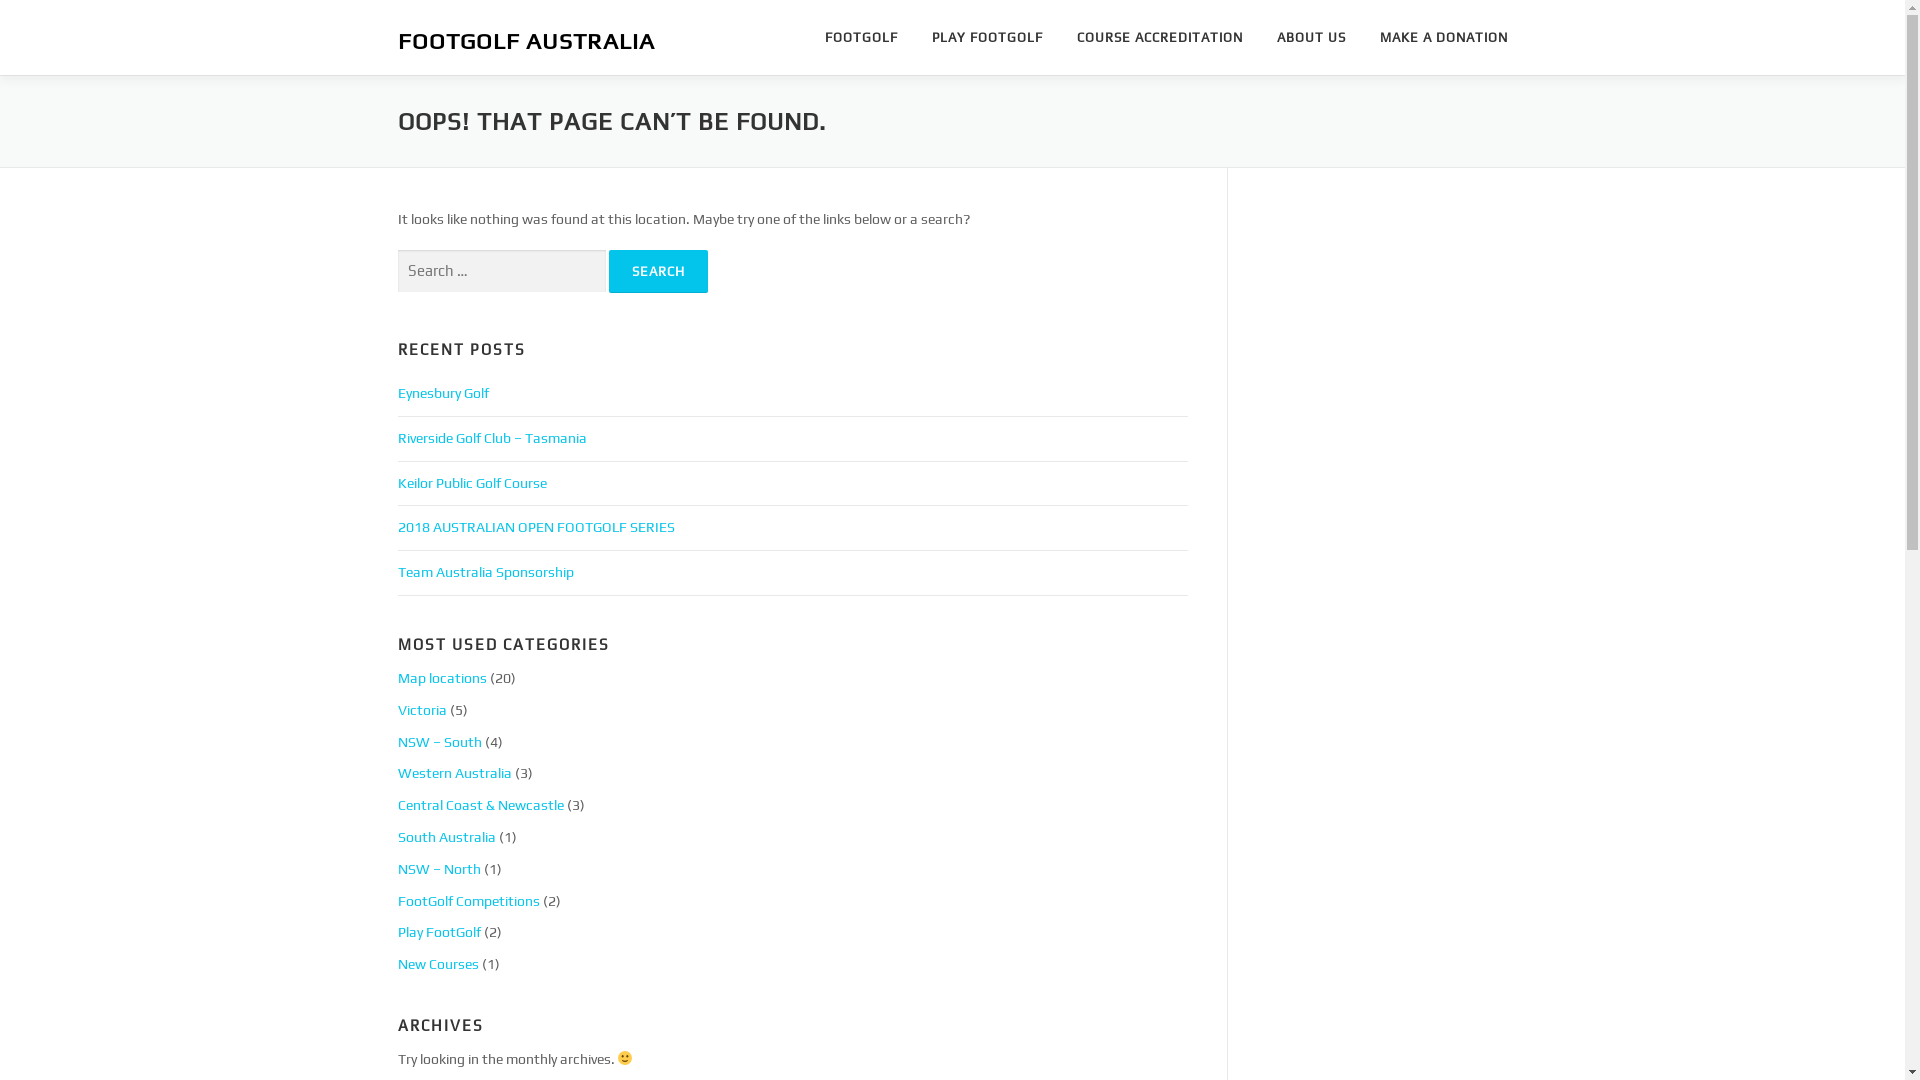 Image resolution: width=1920 pixels, height=1080 pixels. What do you see at coordinates (480, 804) in the screenshot?
I see `'Central Coast & Newcastle'` at bounding box center [480, 804].